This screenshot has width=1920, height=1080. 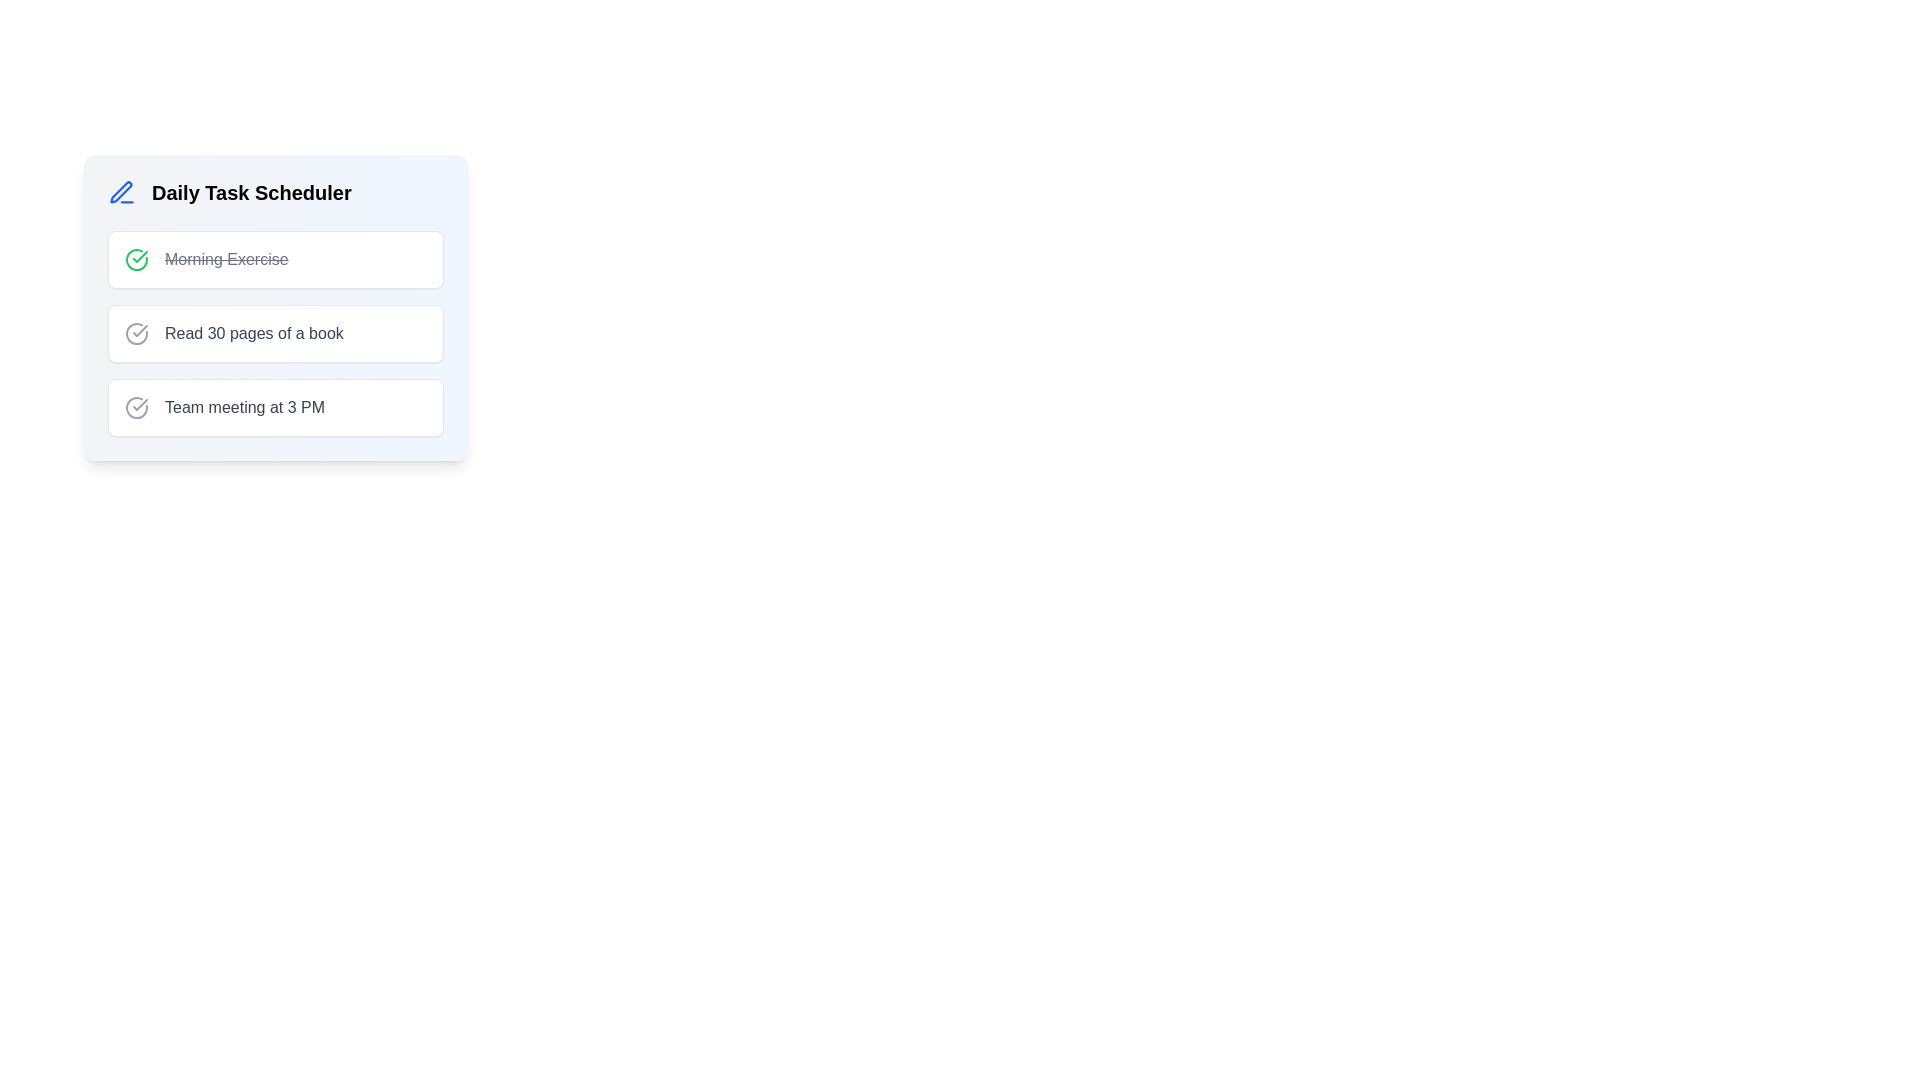 I want to click on text label that says 'Read 30 pages of a book' located in the second position of the task list in the Daily Task Scheduler interface, so click(x=253, y=333).